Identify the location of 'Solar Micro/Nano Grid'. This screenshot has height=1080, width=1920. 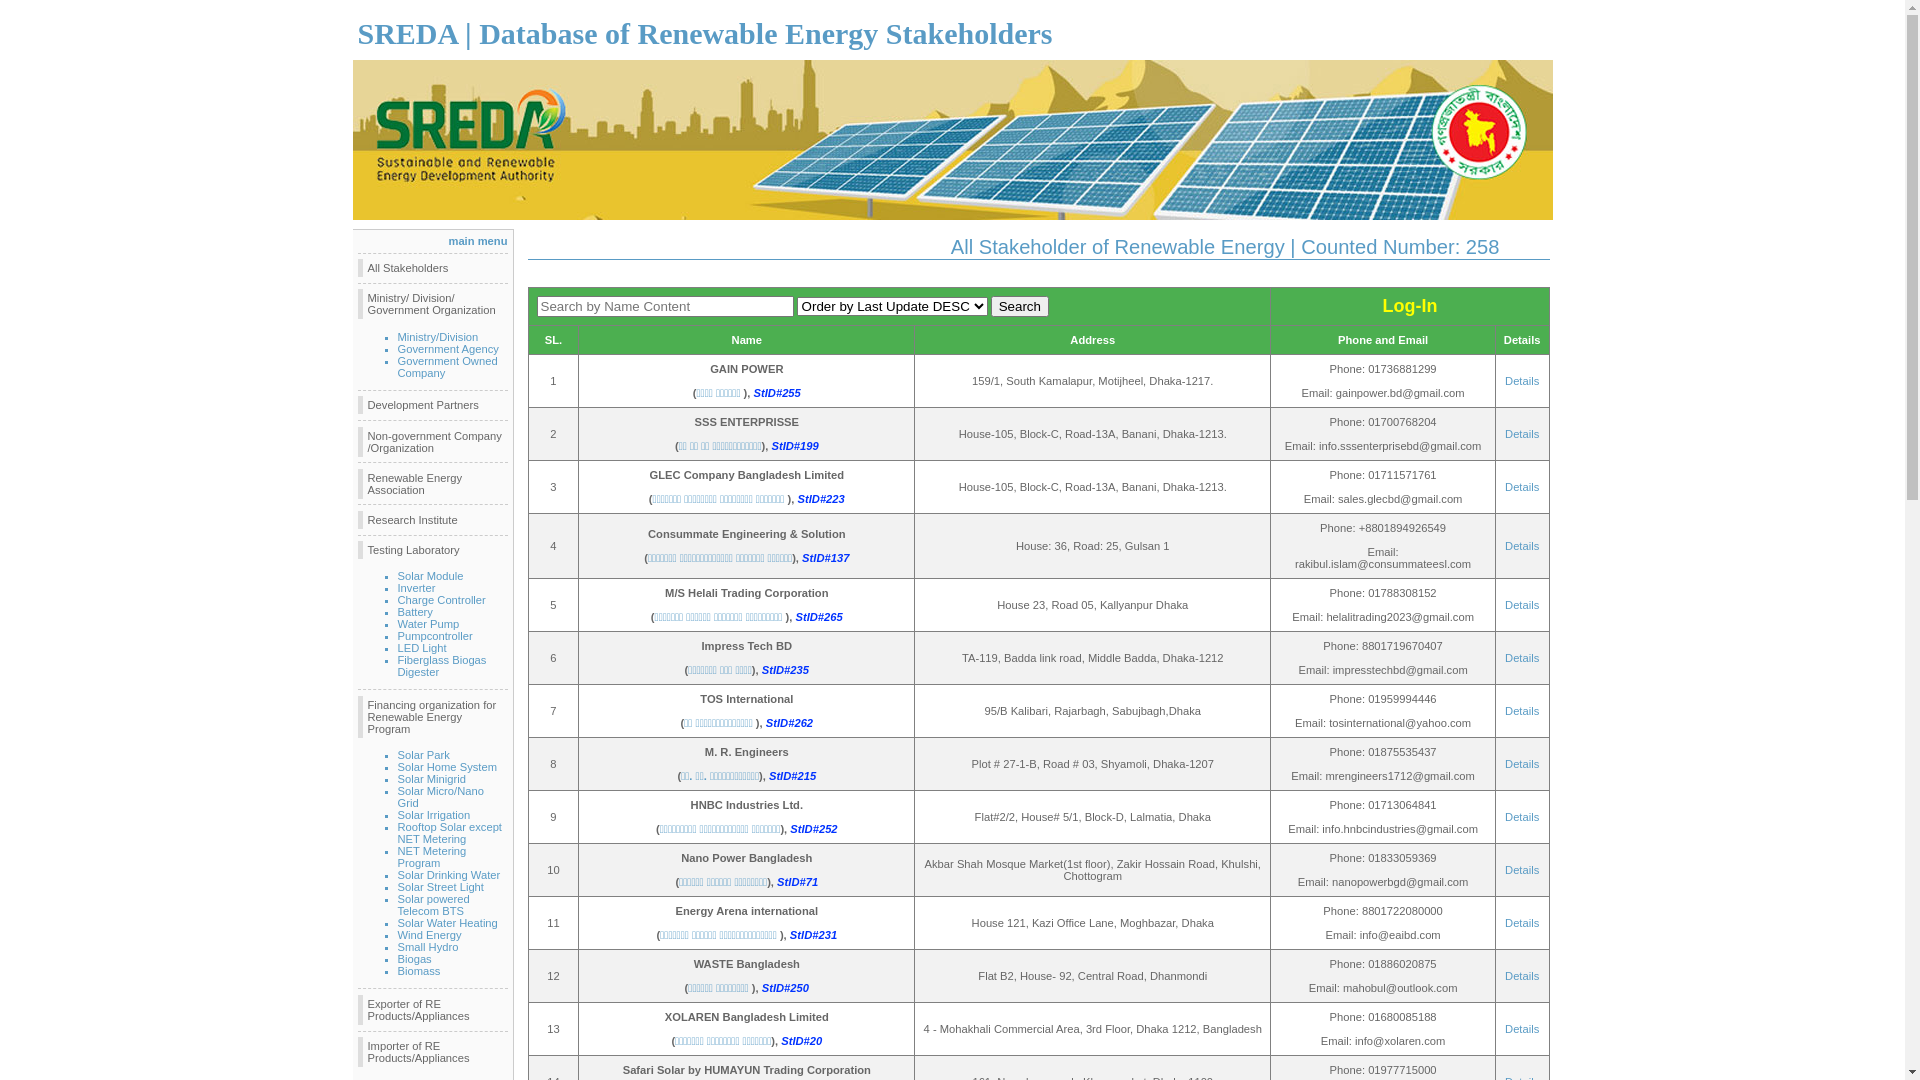
(440, 796).